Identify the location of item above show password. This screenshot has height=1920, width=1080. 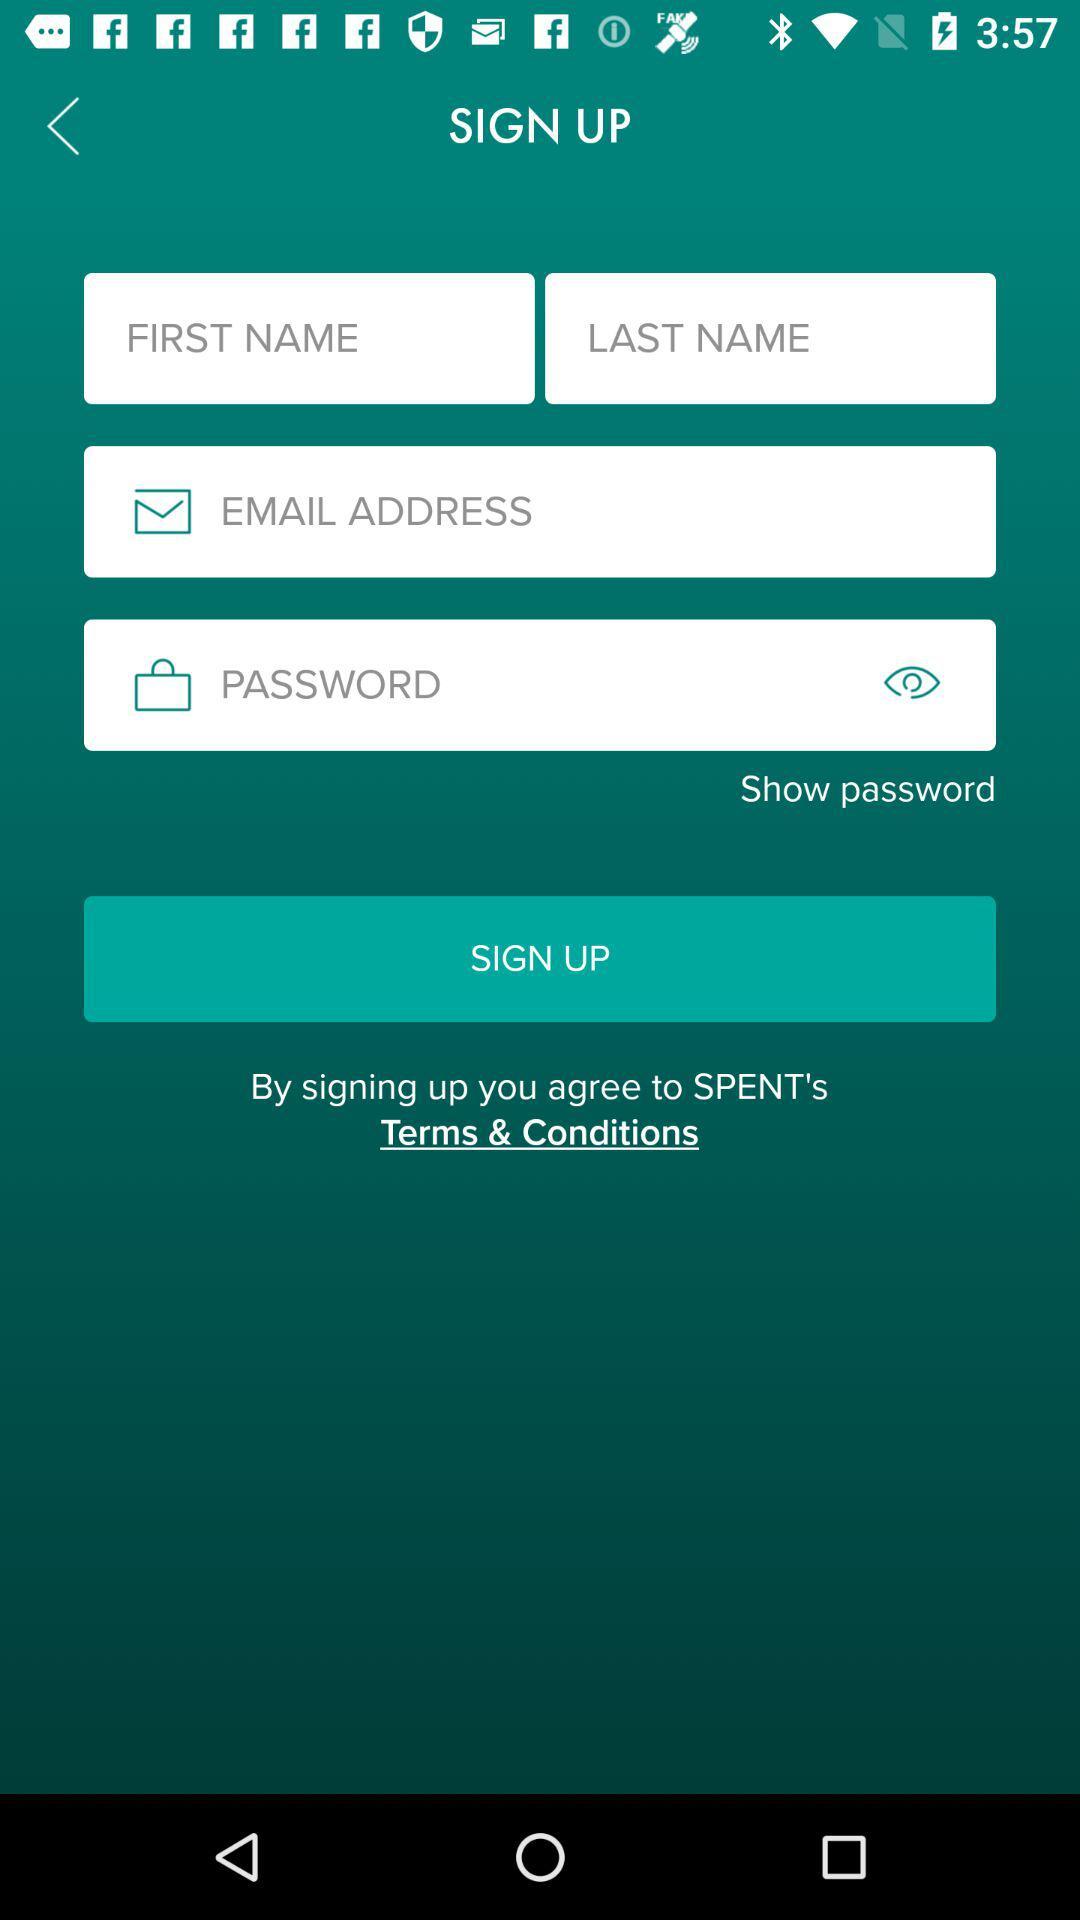
(540, 685).